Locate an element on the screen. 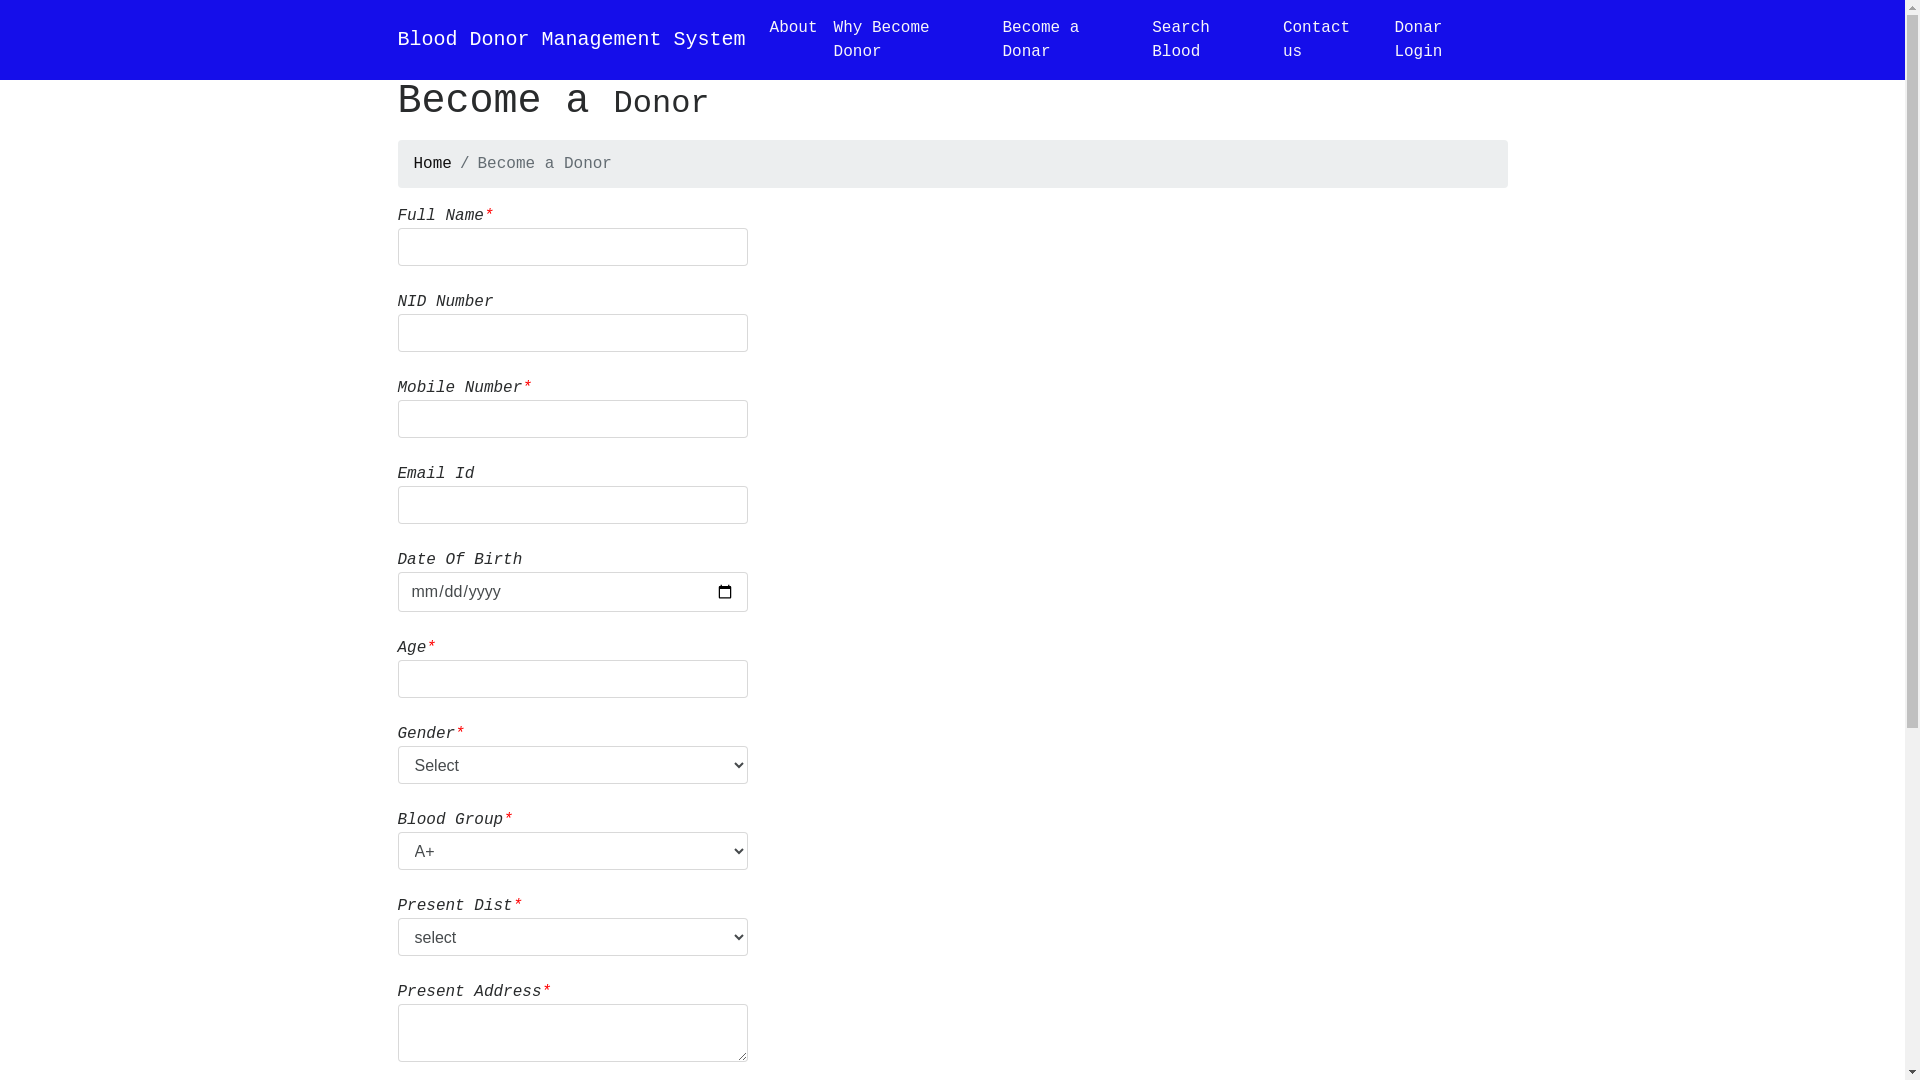  'Contact us' is located at coordinates (1330, 39).